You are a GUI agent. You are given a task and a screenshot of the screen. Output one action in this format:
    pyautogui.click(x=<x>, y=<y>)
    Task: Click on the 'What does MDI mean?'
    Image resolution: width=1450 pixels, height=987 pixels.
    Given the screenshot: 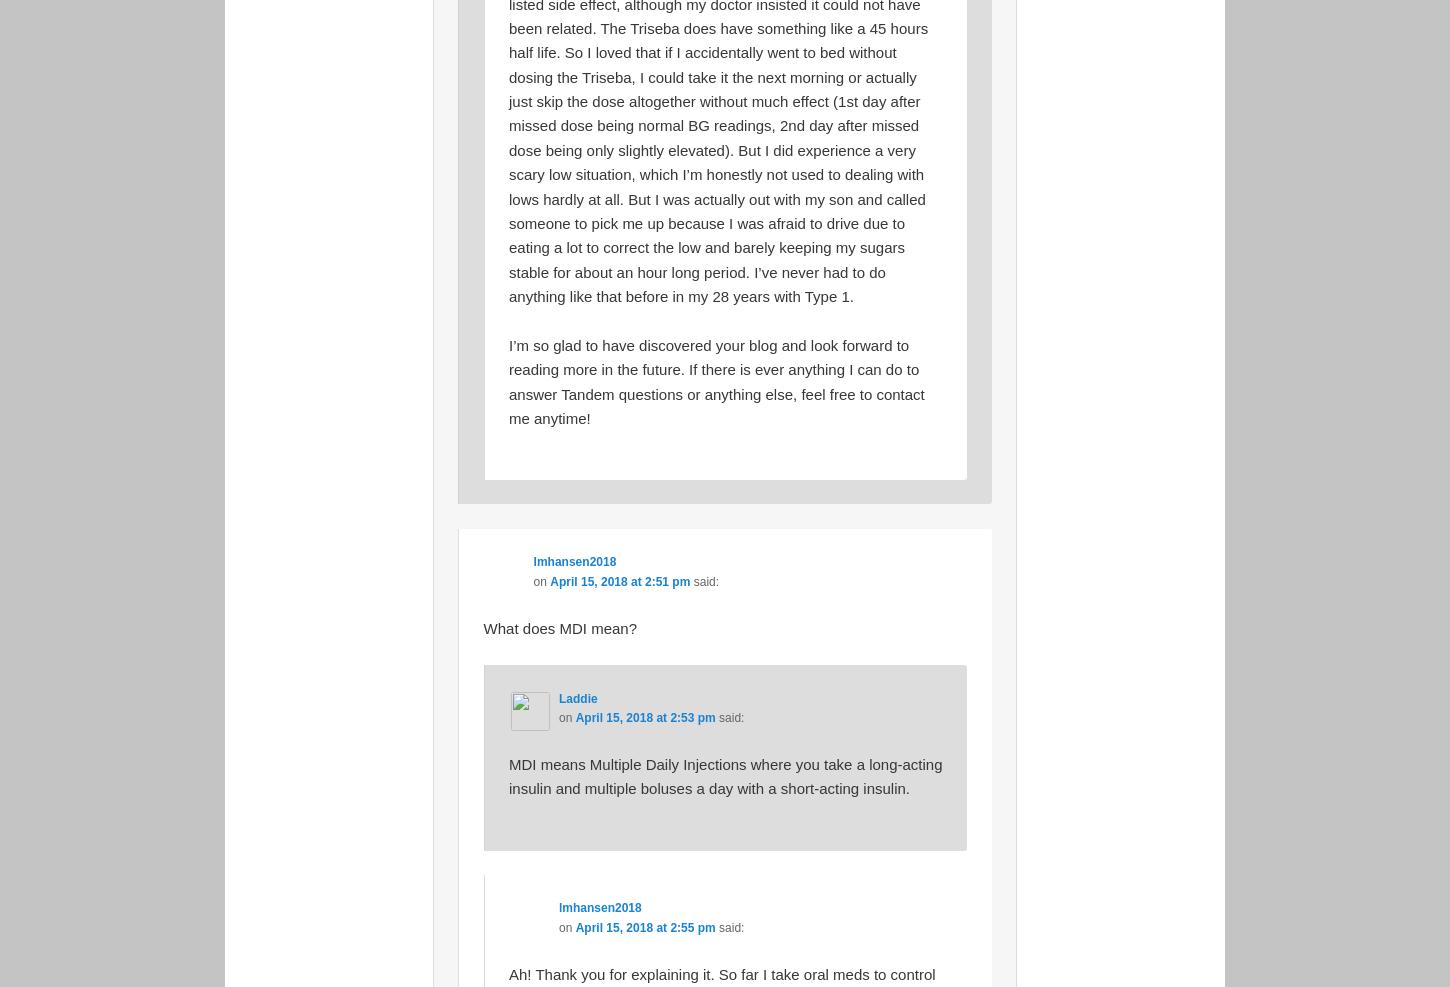 What is the action you would take?
    pyautogui.click(x=559, y=626)
    